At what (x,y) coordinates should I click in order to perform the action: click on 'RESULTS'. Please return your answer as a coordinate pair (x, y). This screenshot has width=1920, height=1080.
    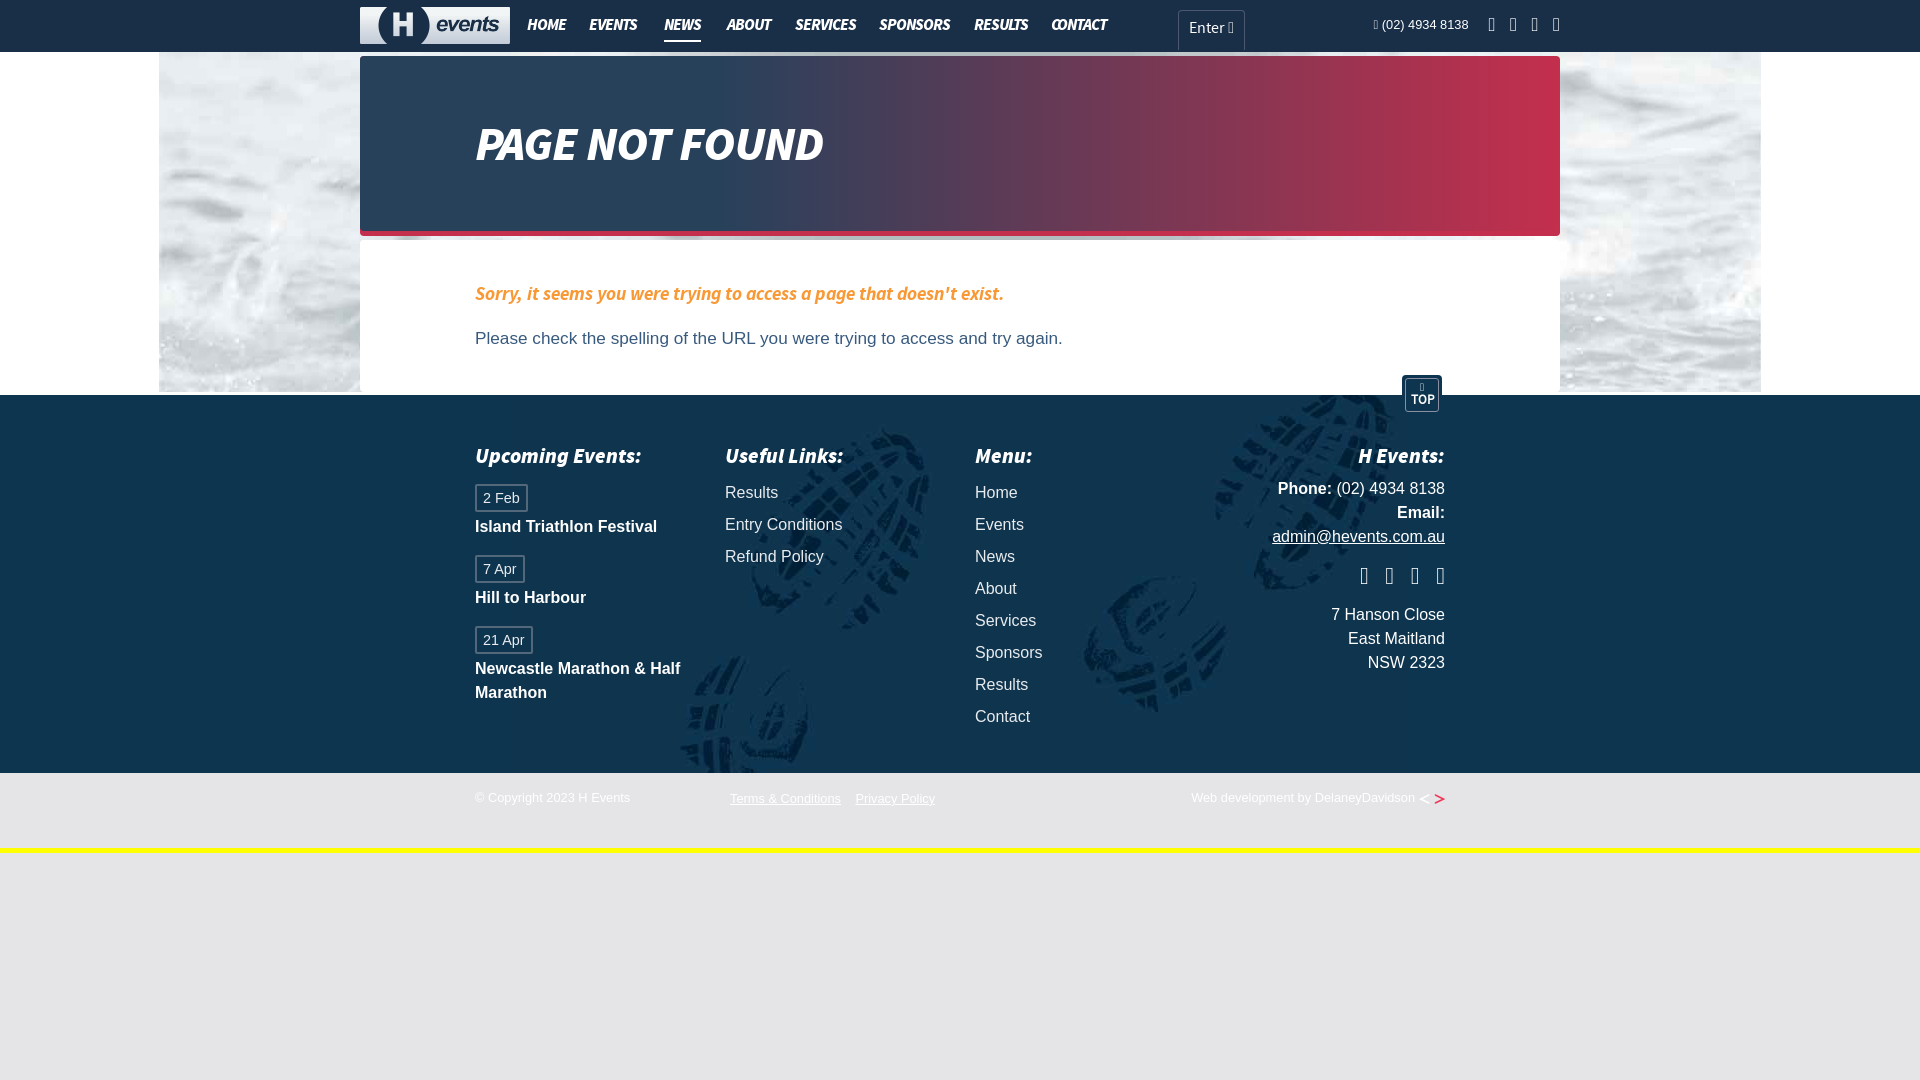
    Looking at the image, I should click on (966, 24).